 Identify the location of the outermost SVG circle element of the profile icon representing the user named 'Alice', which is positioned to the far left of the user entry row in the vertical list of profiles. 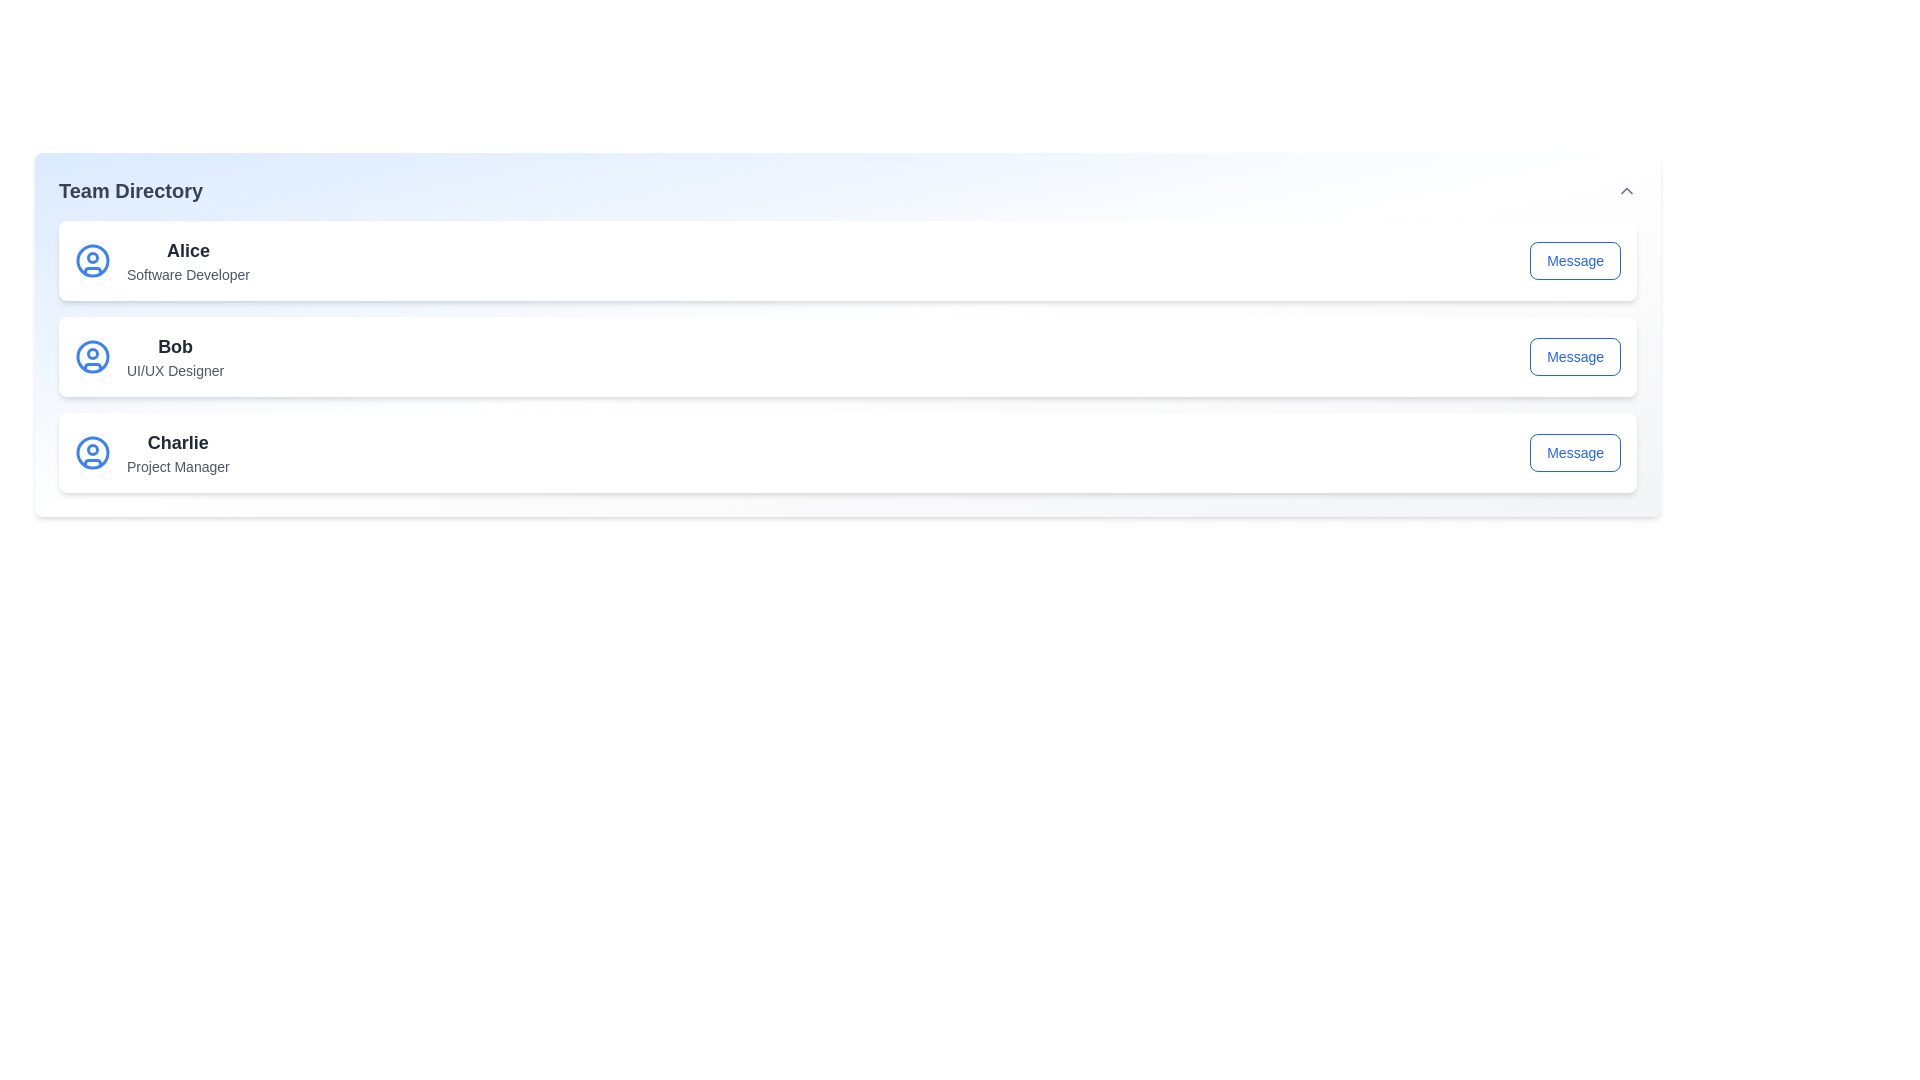
(91, 260).